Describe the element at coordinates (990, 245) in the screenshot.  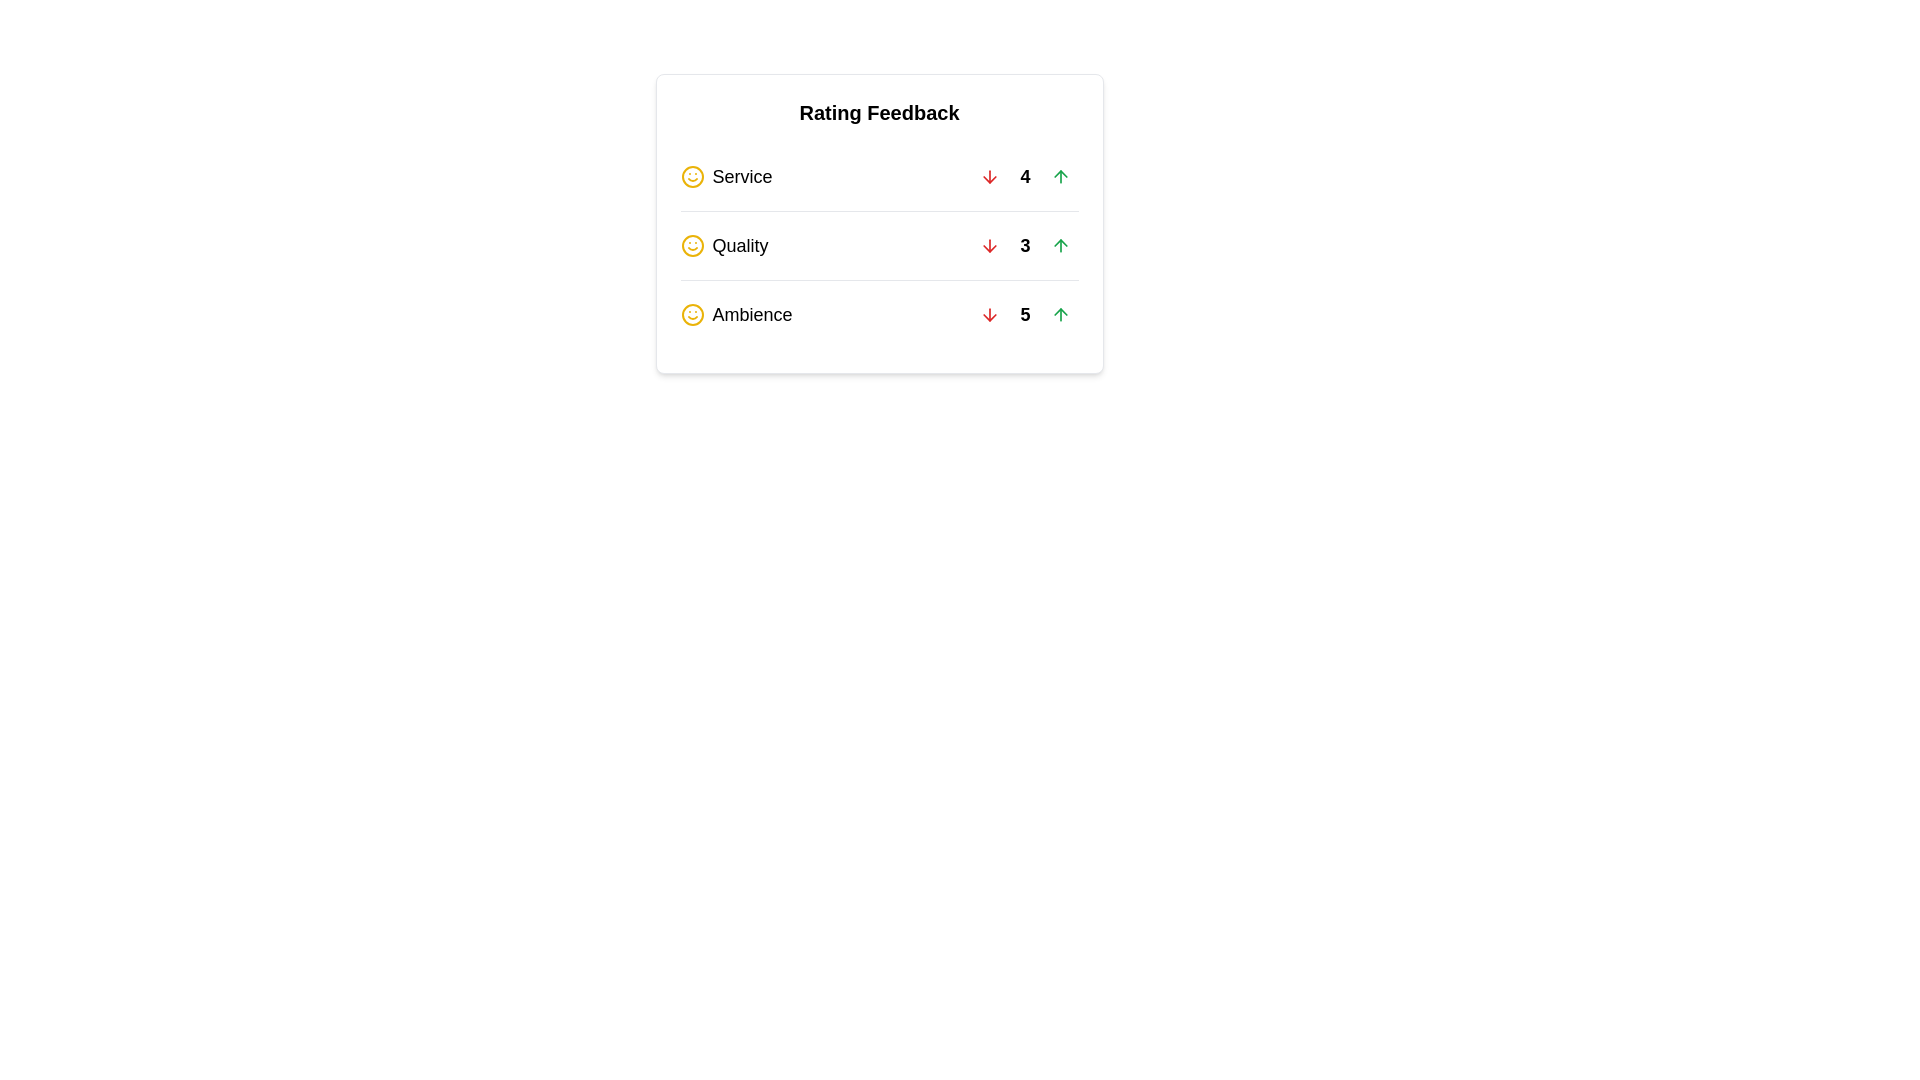
I see `the downward arrow icon button located in the second row labeled 'Quality' to decrease the rating` at that location.